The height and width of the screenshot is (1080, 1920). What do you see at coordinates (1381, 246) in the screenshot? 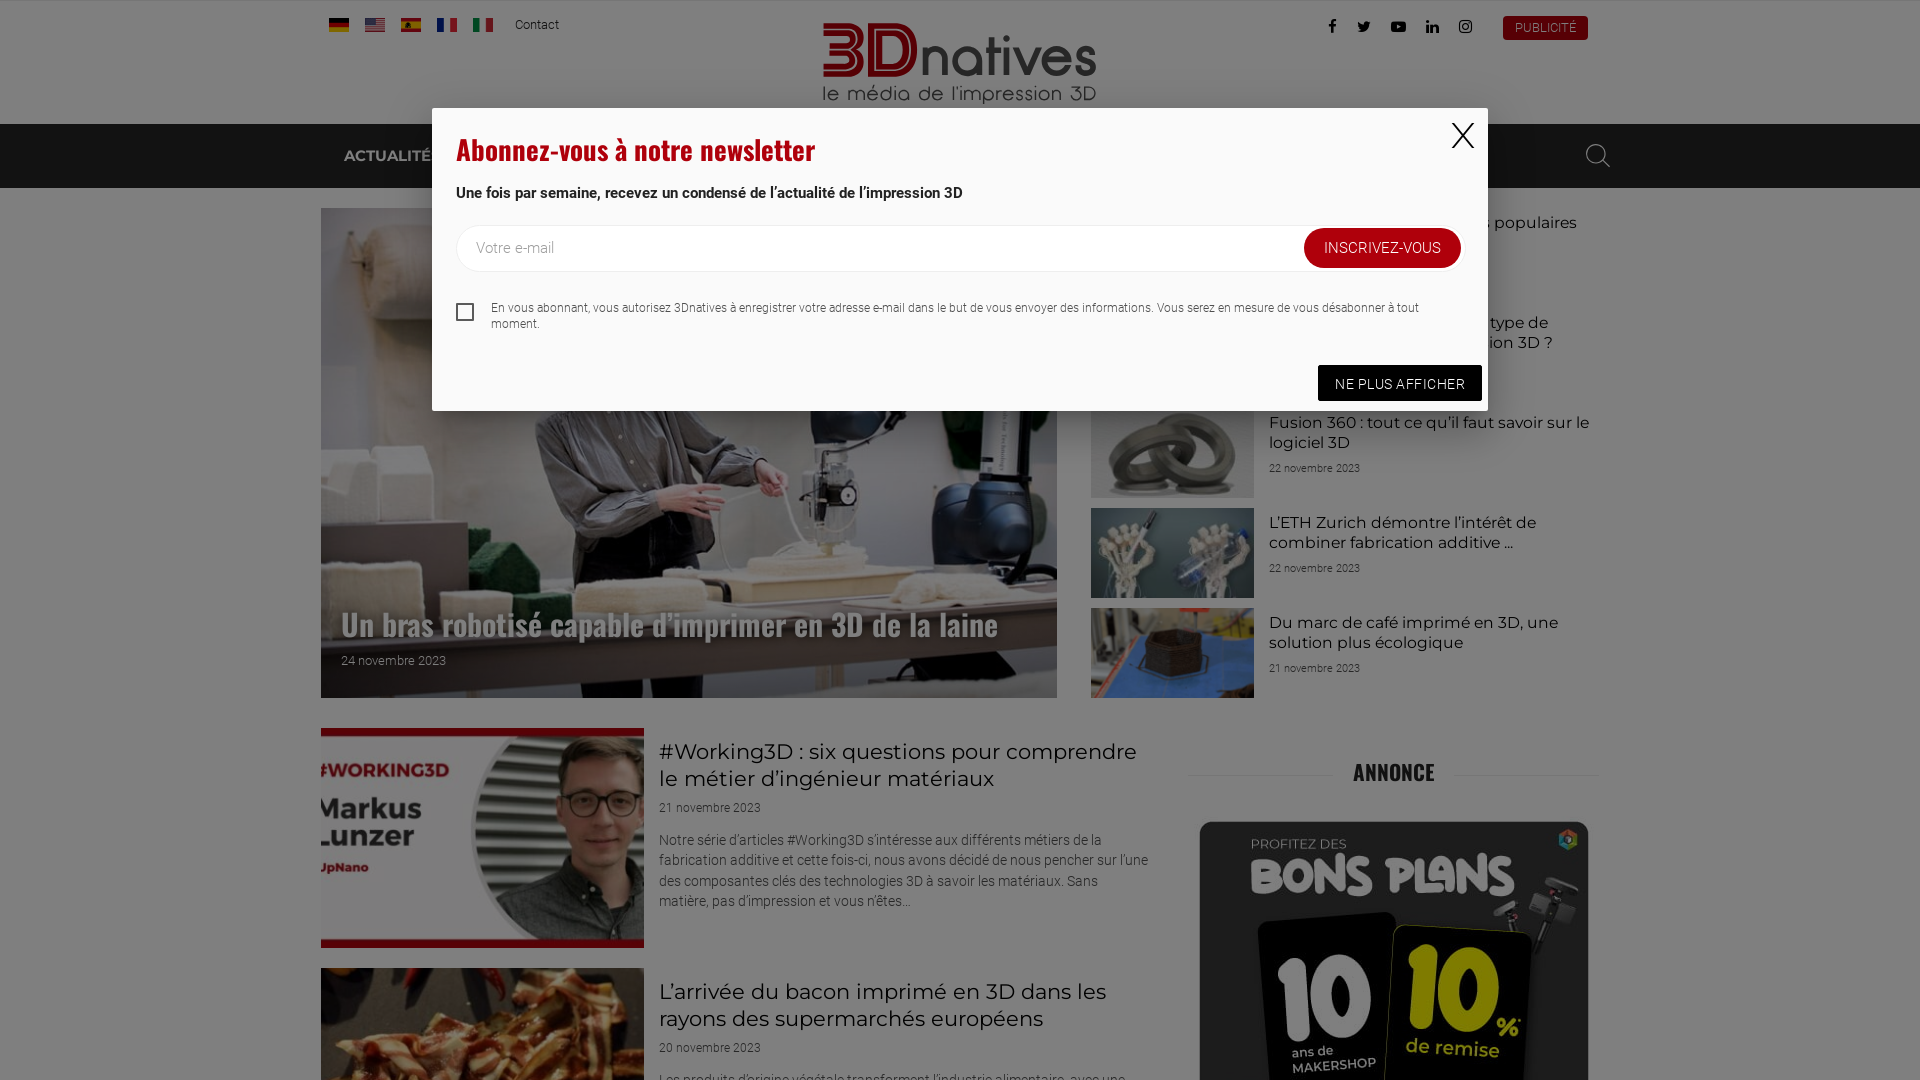
I see `'INSCRIVEZ-VOUS'` at bounding box center [1381, 246].